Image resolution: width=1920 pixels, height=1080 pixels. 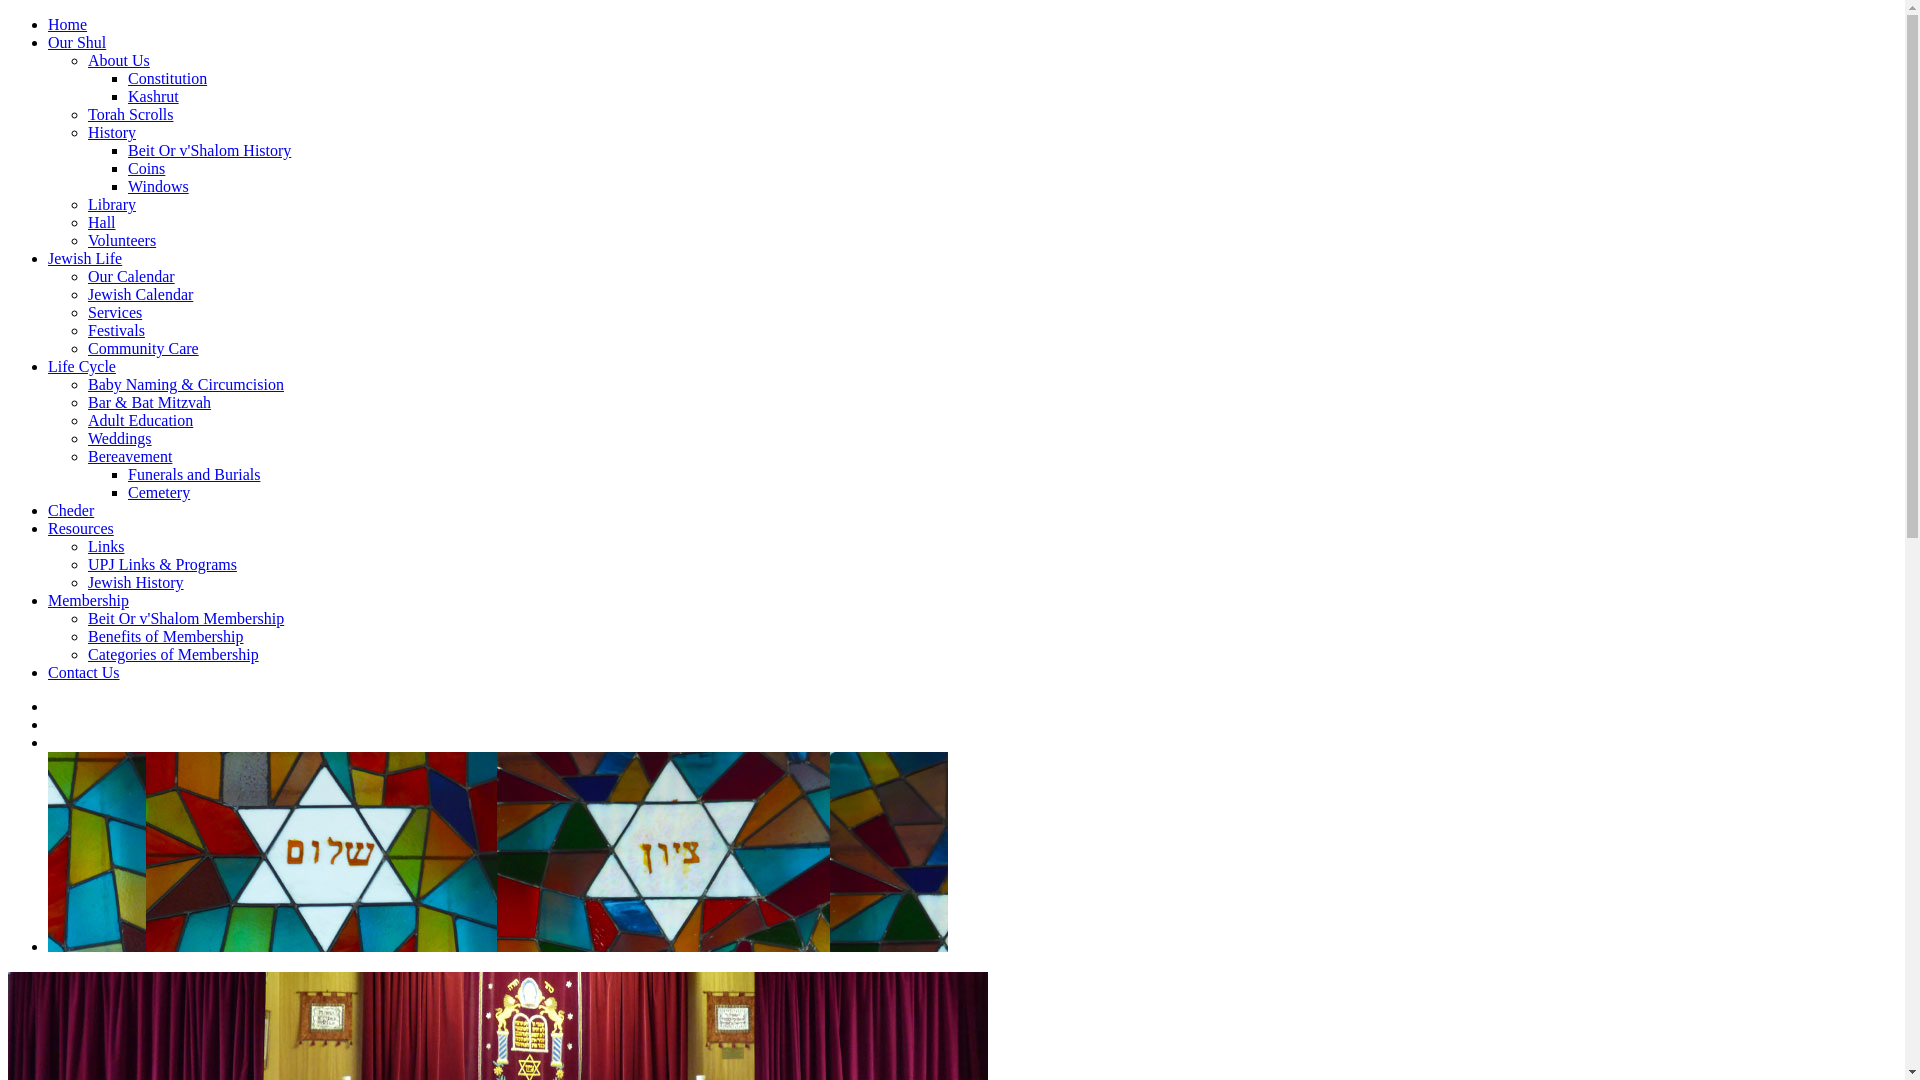 I want to click on 'Resources', so click(x=48, y=527).